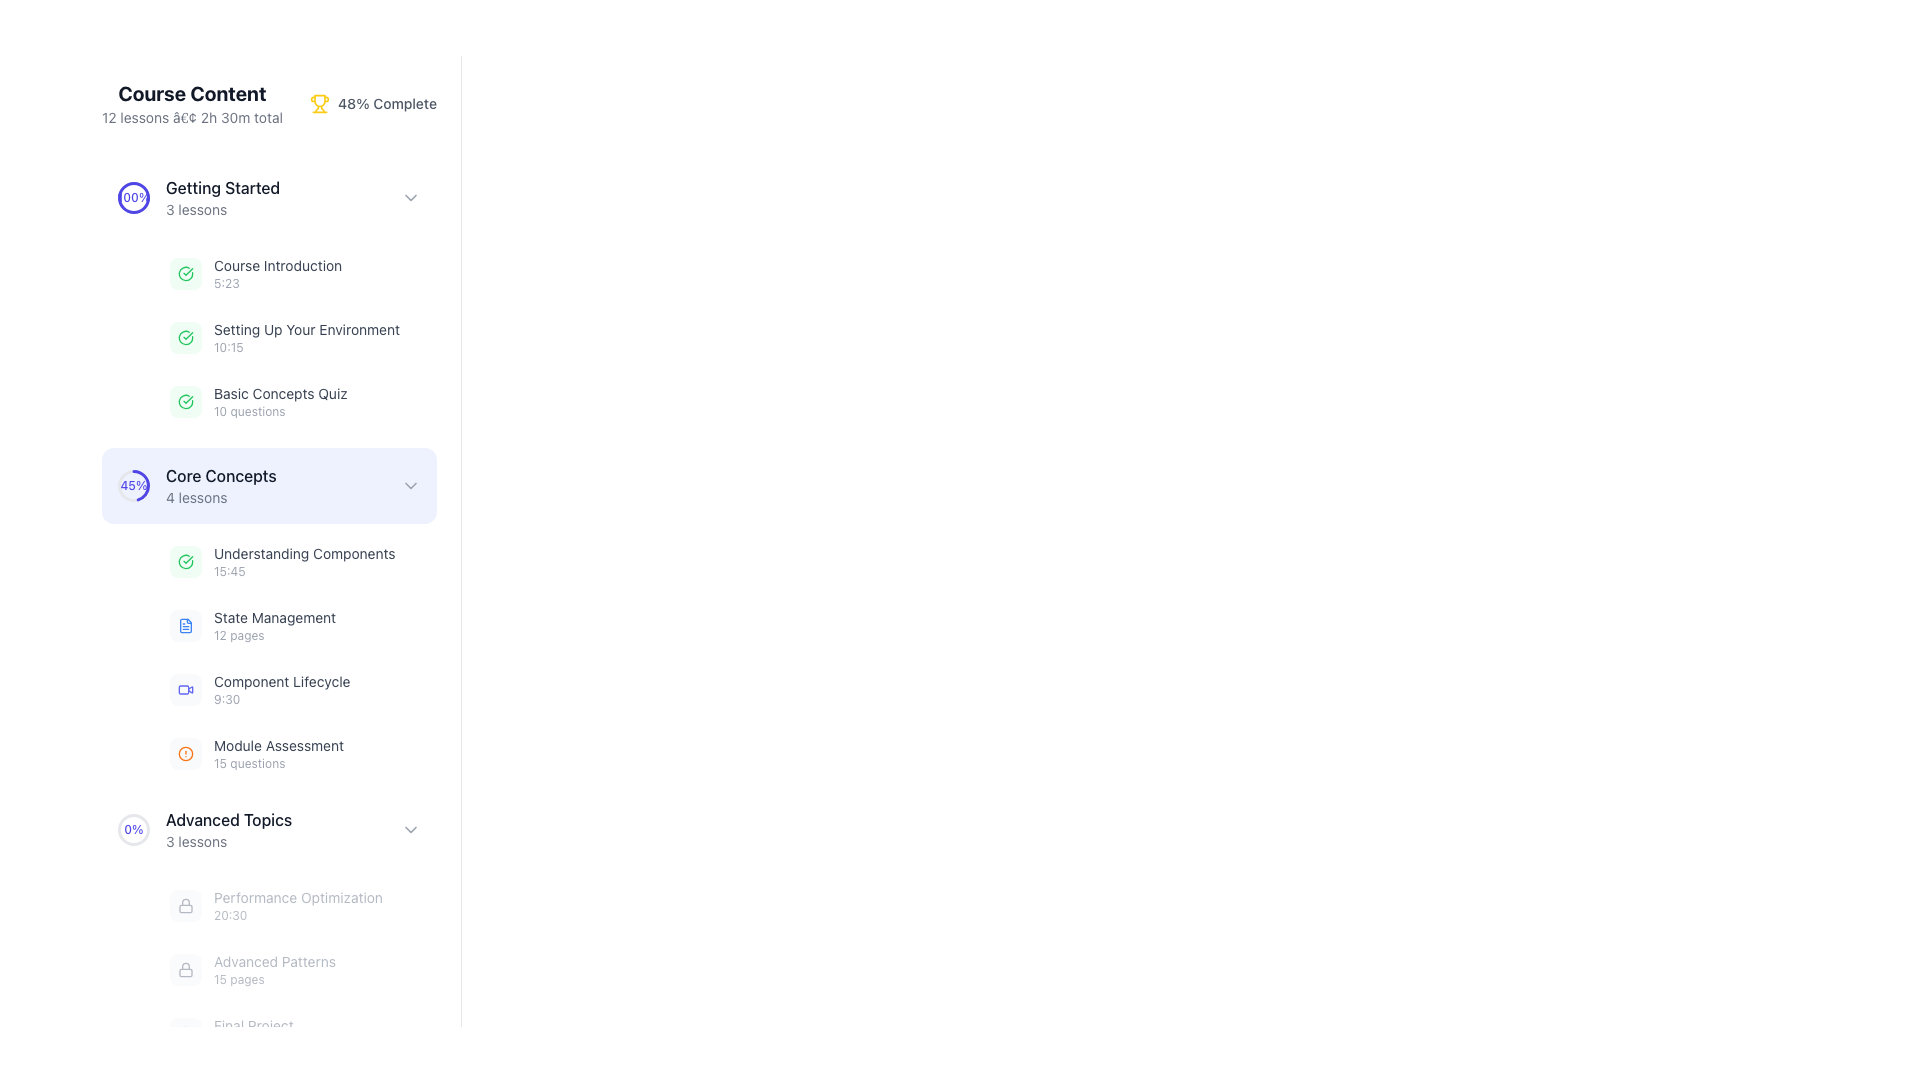  What do you see at coordinates (259, 689) in the screenshot?
I see `the List item with an indigo video icon and text 'Component Lifecycle'` at bounding box center [259, 689].